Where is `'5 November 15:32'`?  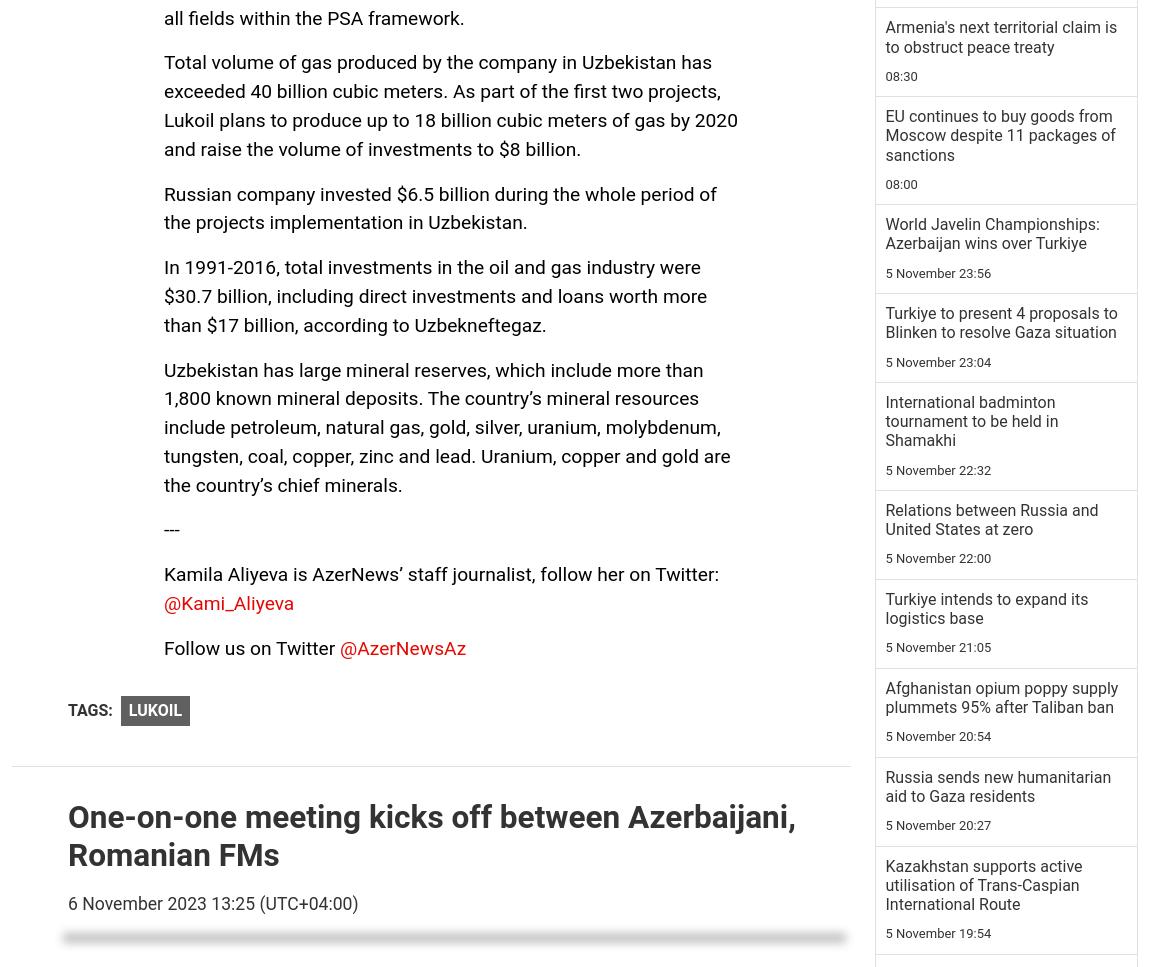
'5 November 15:32' is located at coordinates (938, 136).